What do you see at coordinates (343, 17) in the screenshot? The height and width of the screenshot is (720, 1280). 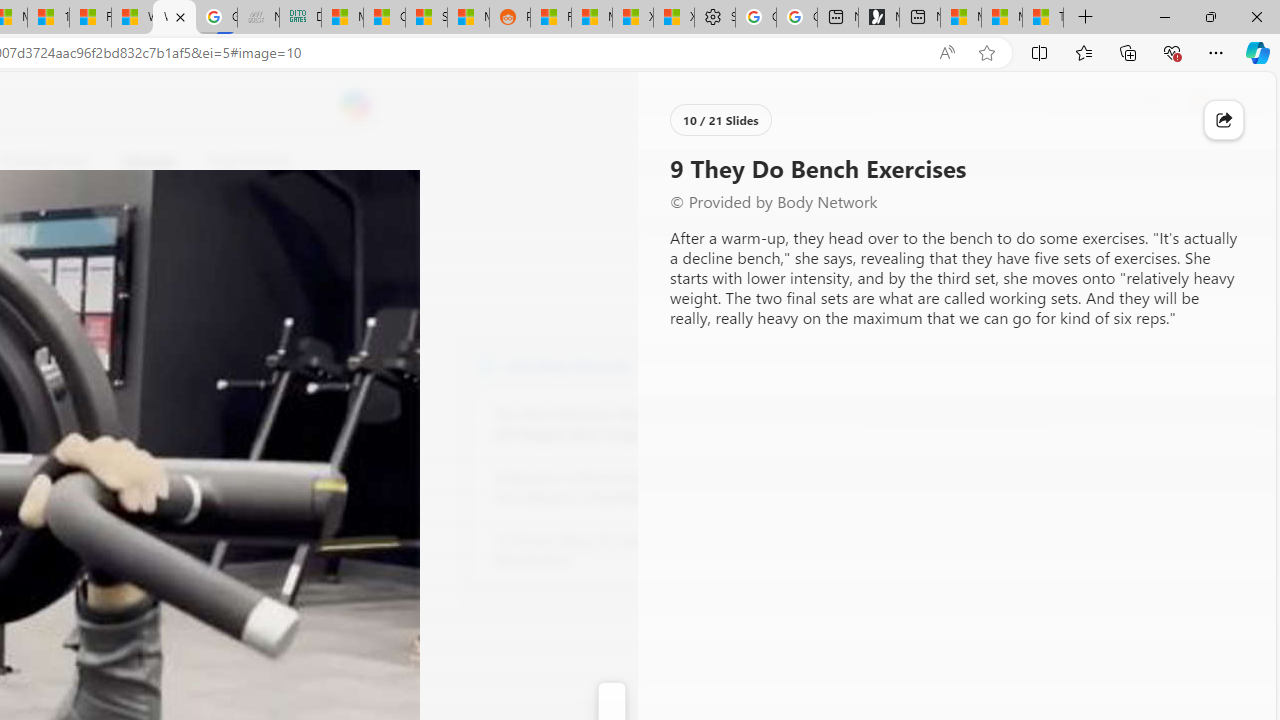 I see `'MSNBC - MSN'` at bounding box center [343, 17].